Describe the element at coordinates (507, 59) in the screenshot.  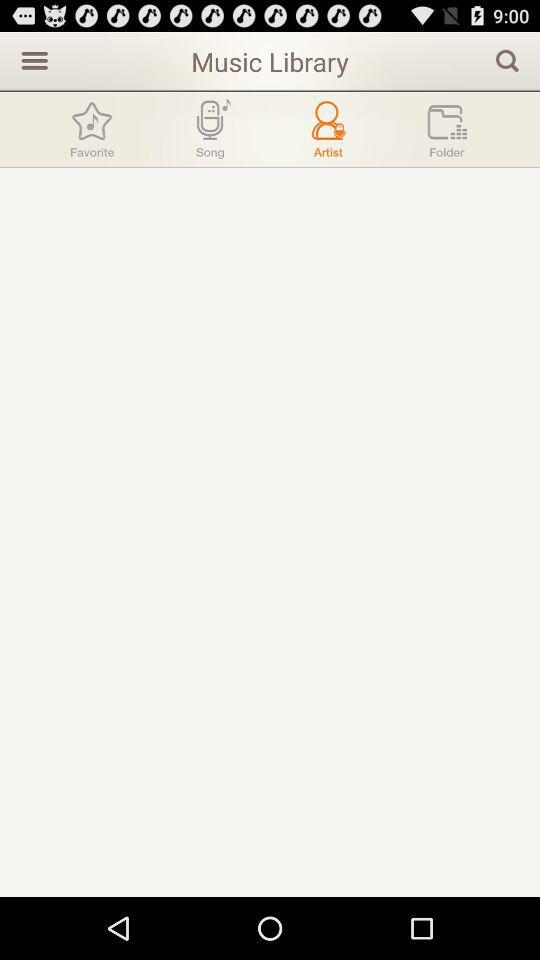
I see `the app to the right of the music library icon` at that location.